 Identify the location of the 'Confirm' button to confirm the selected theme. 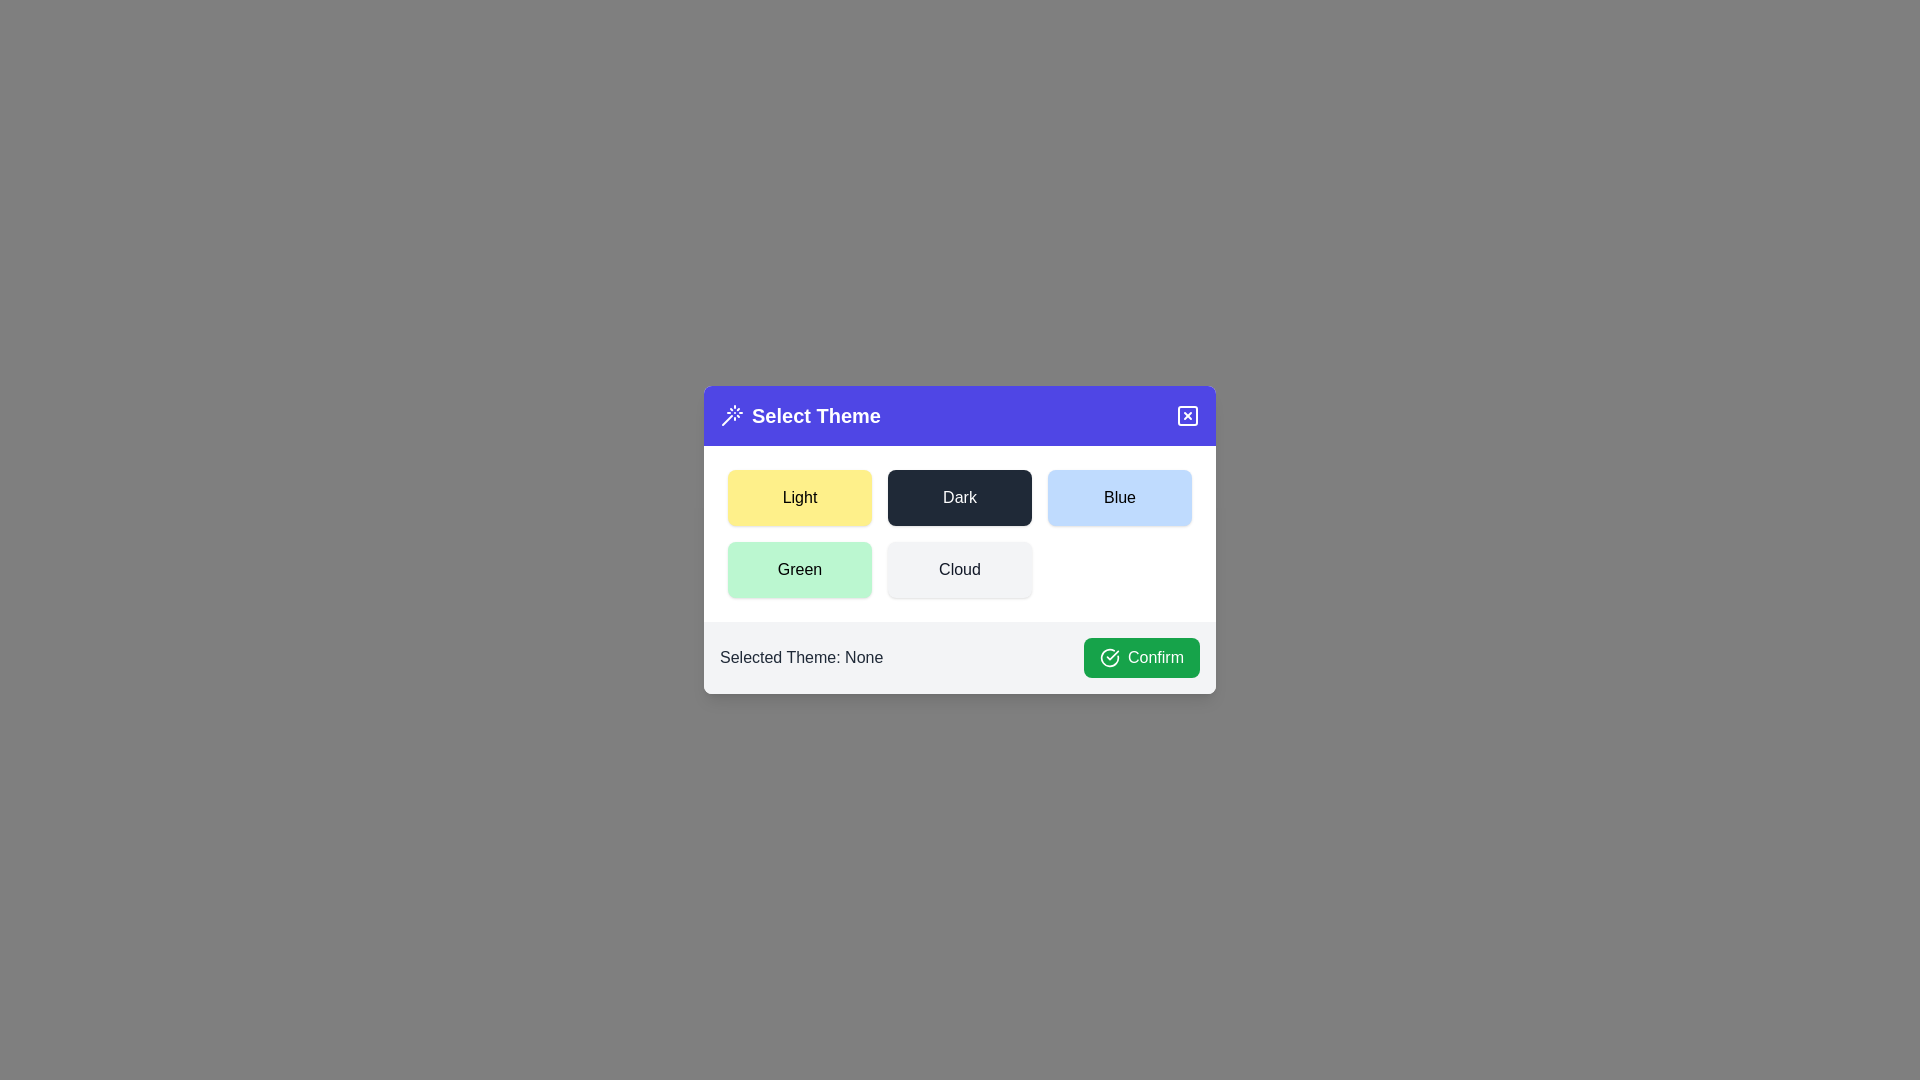
(1142, 658).